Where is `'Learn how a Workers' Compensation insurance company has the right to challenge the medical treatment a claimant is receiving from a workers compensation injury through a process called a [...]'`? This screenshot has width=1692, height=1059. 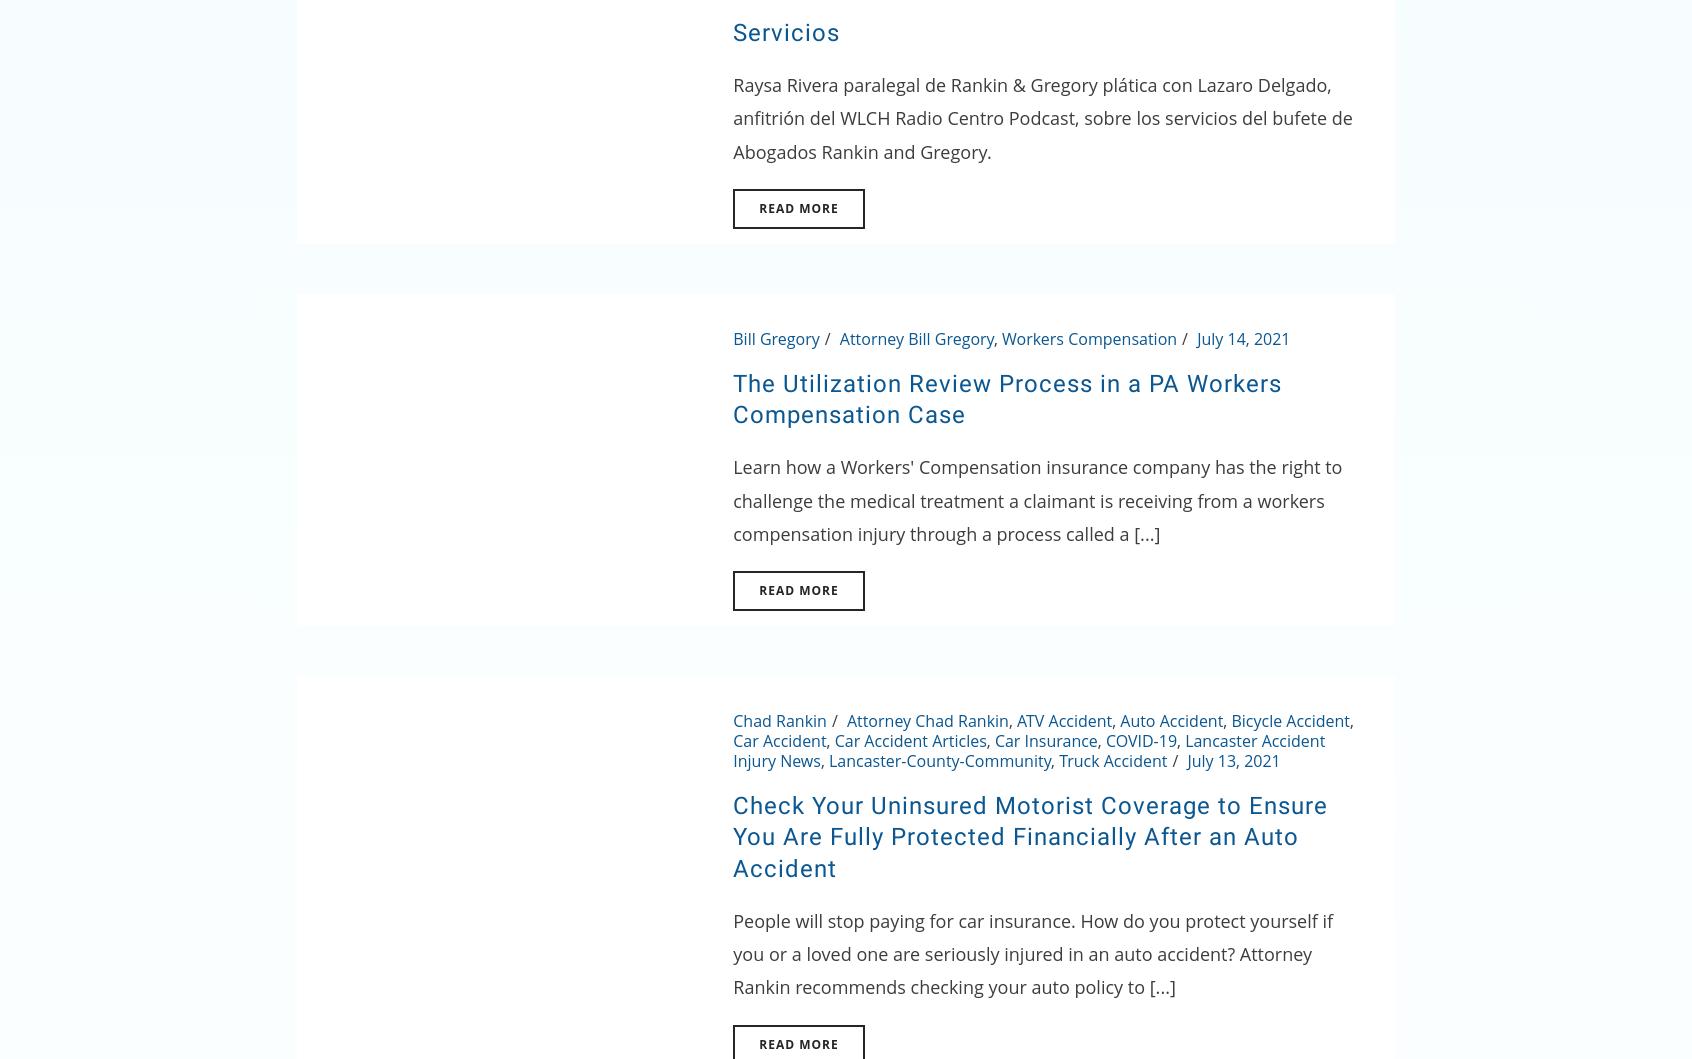 'Learn how a Workers' Compensation insurance company has the right to challenge the medical treatment a claimant is receiving from a workers compensation injury through a process called a [...]' is located at coordinates (1036, 499).